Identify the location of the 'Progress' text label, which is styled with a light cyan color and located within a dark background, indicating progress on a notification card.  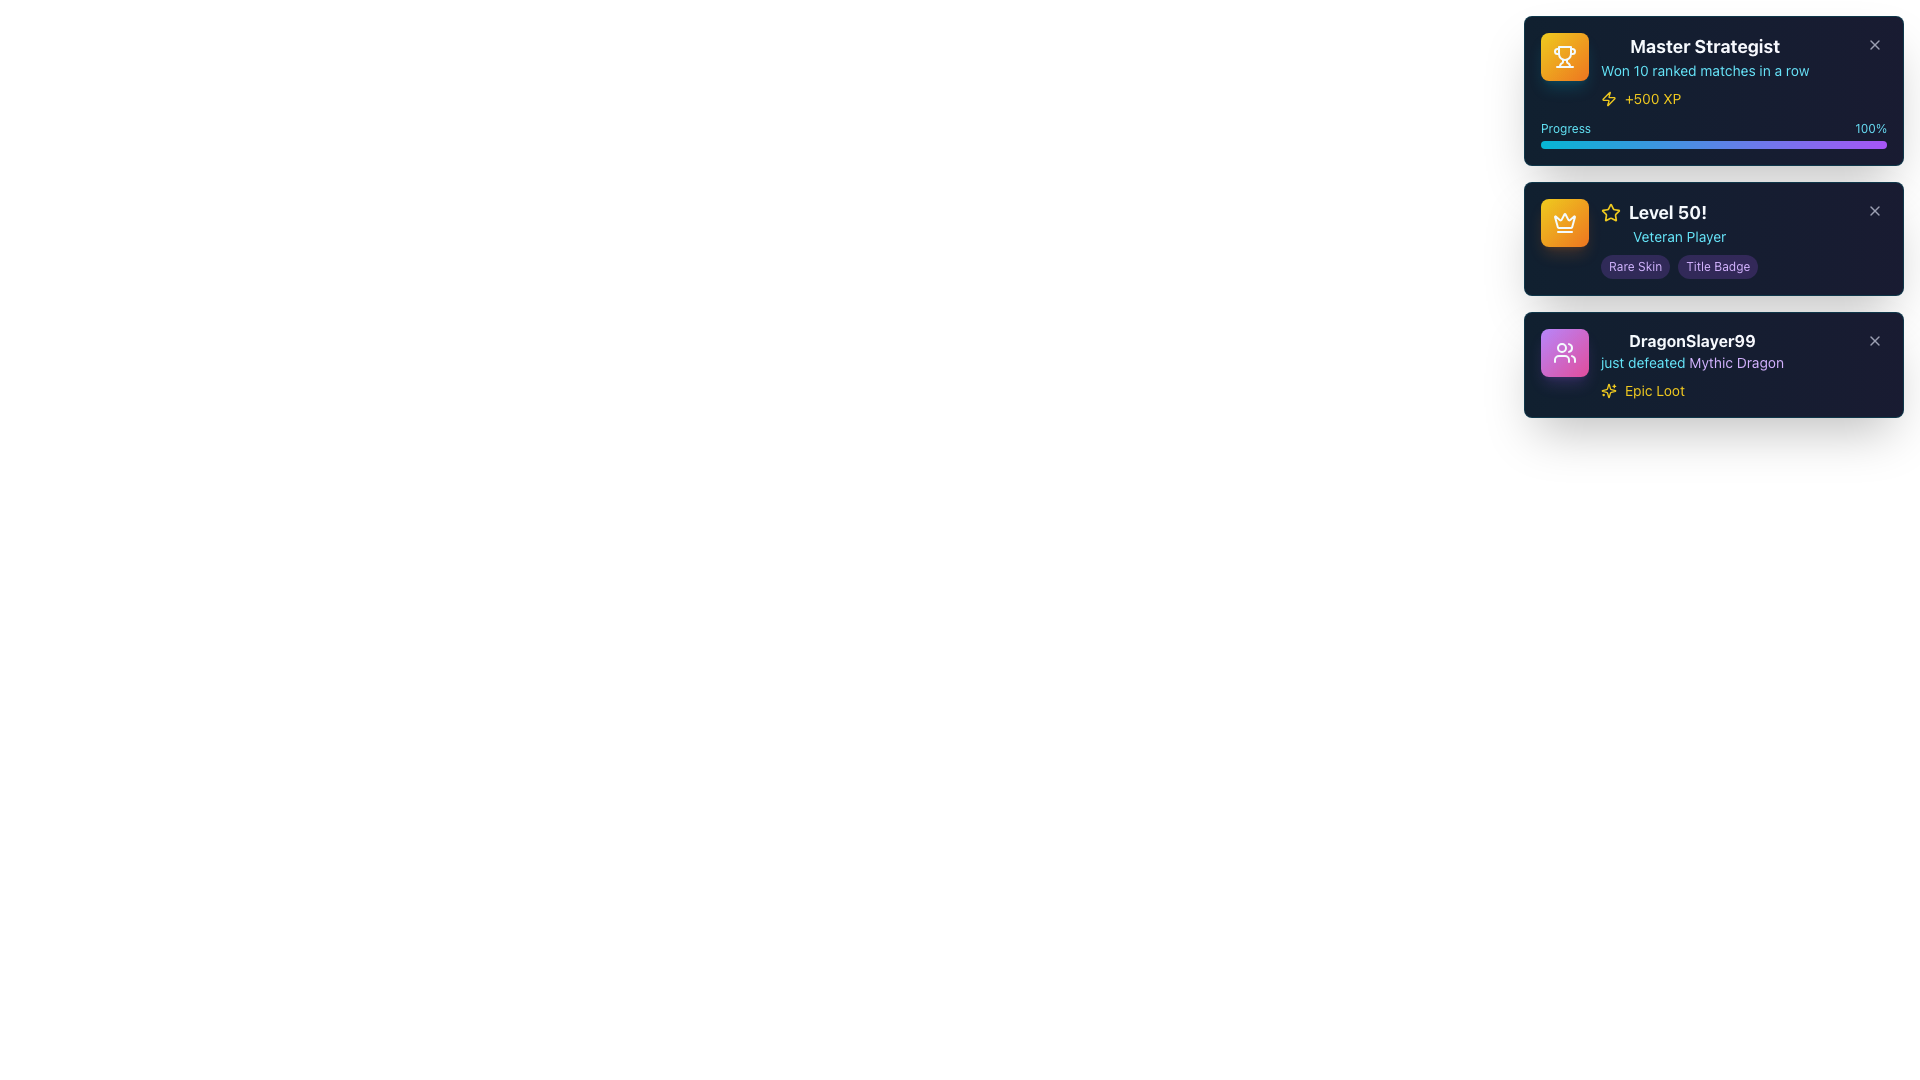
(1565, 128).